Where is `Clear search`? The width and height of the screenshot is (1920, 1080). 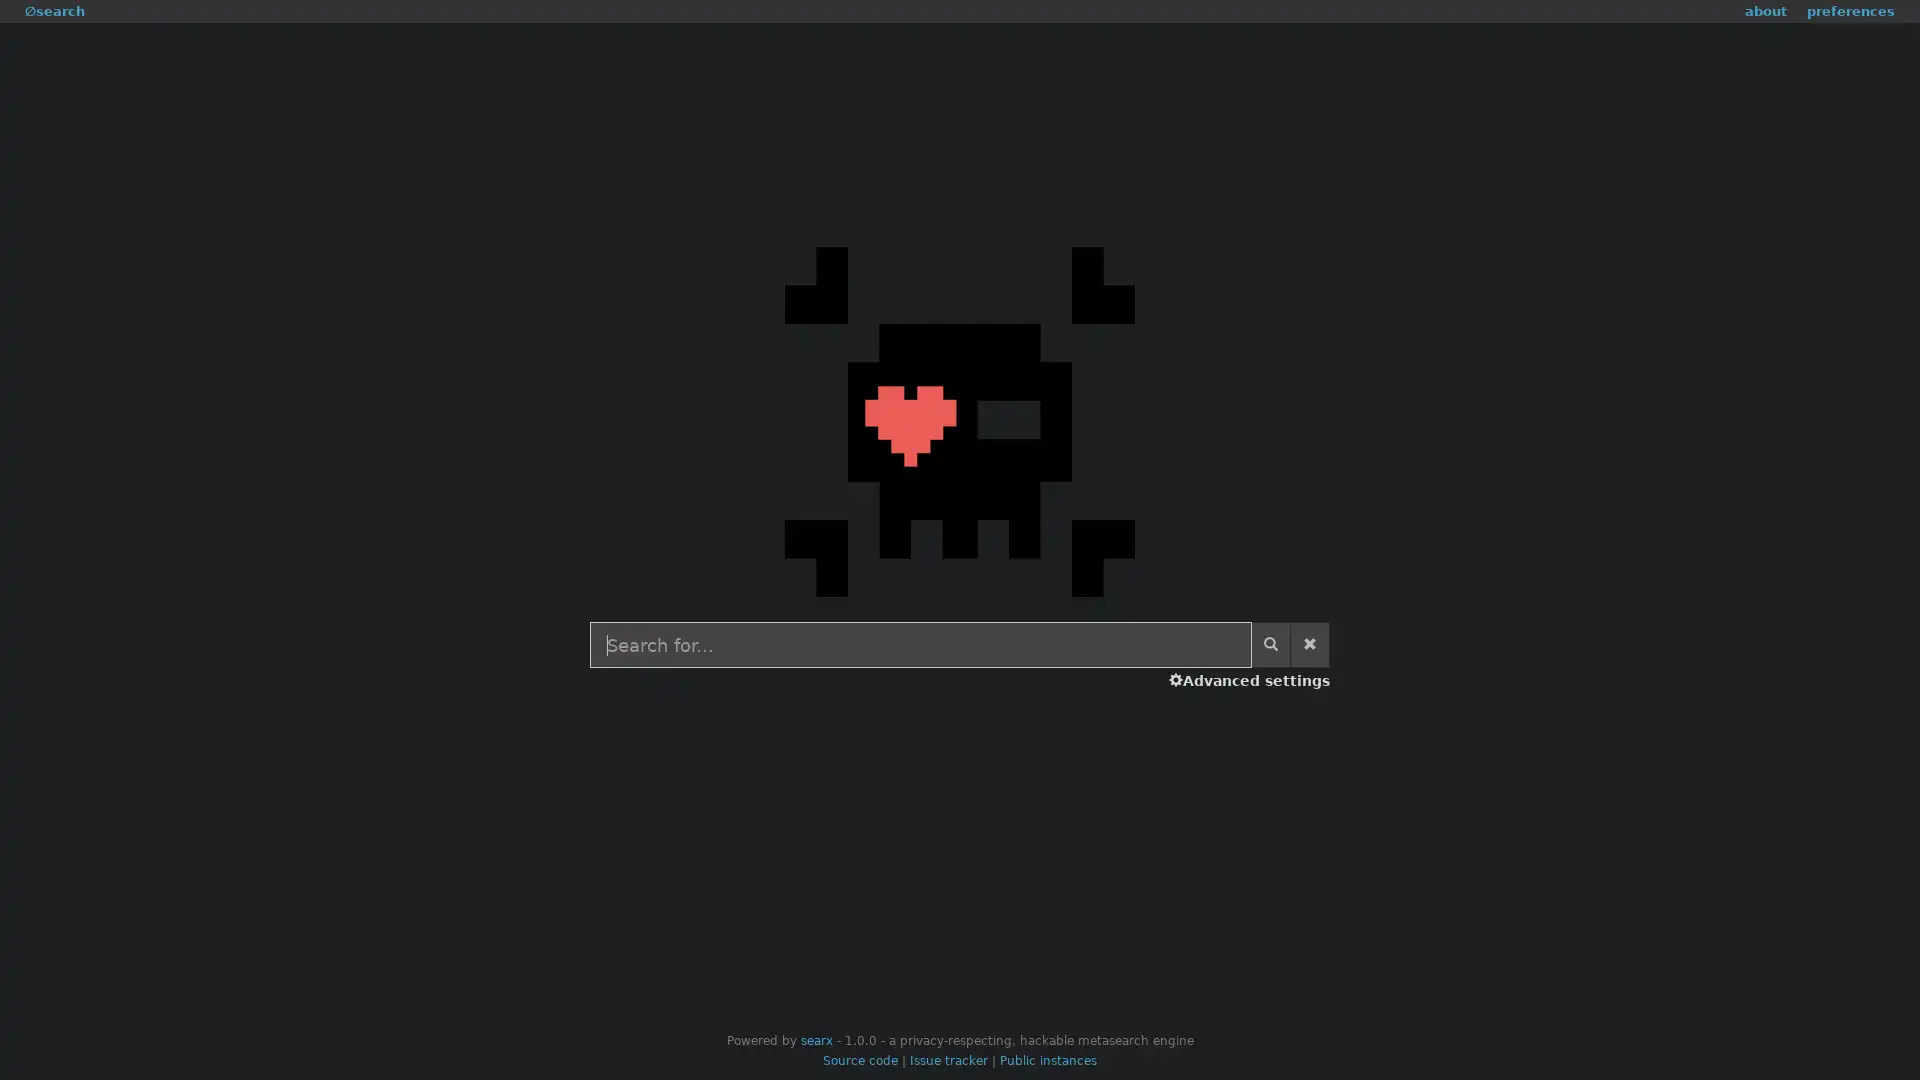
Clear search is located at coordinates (1310, 644).